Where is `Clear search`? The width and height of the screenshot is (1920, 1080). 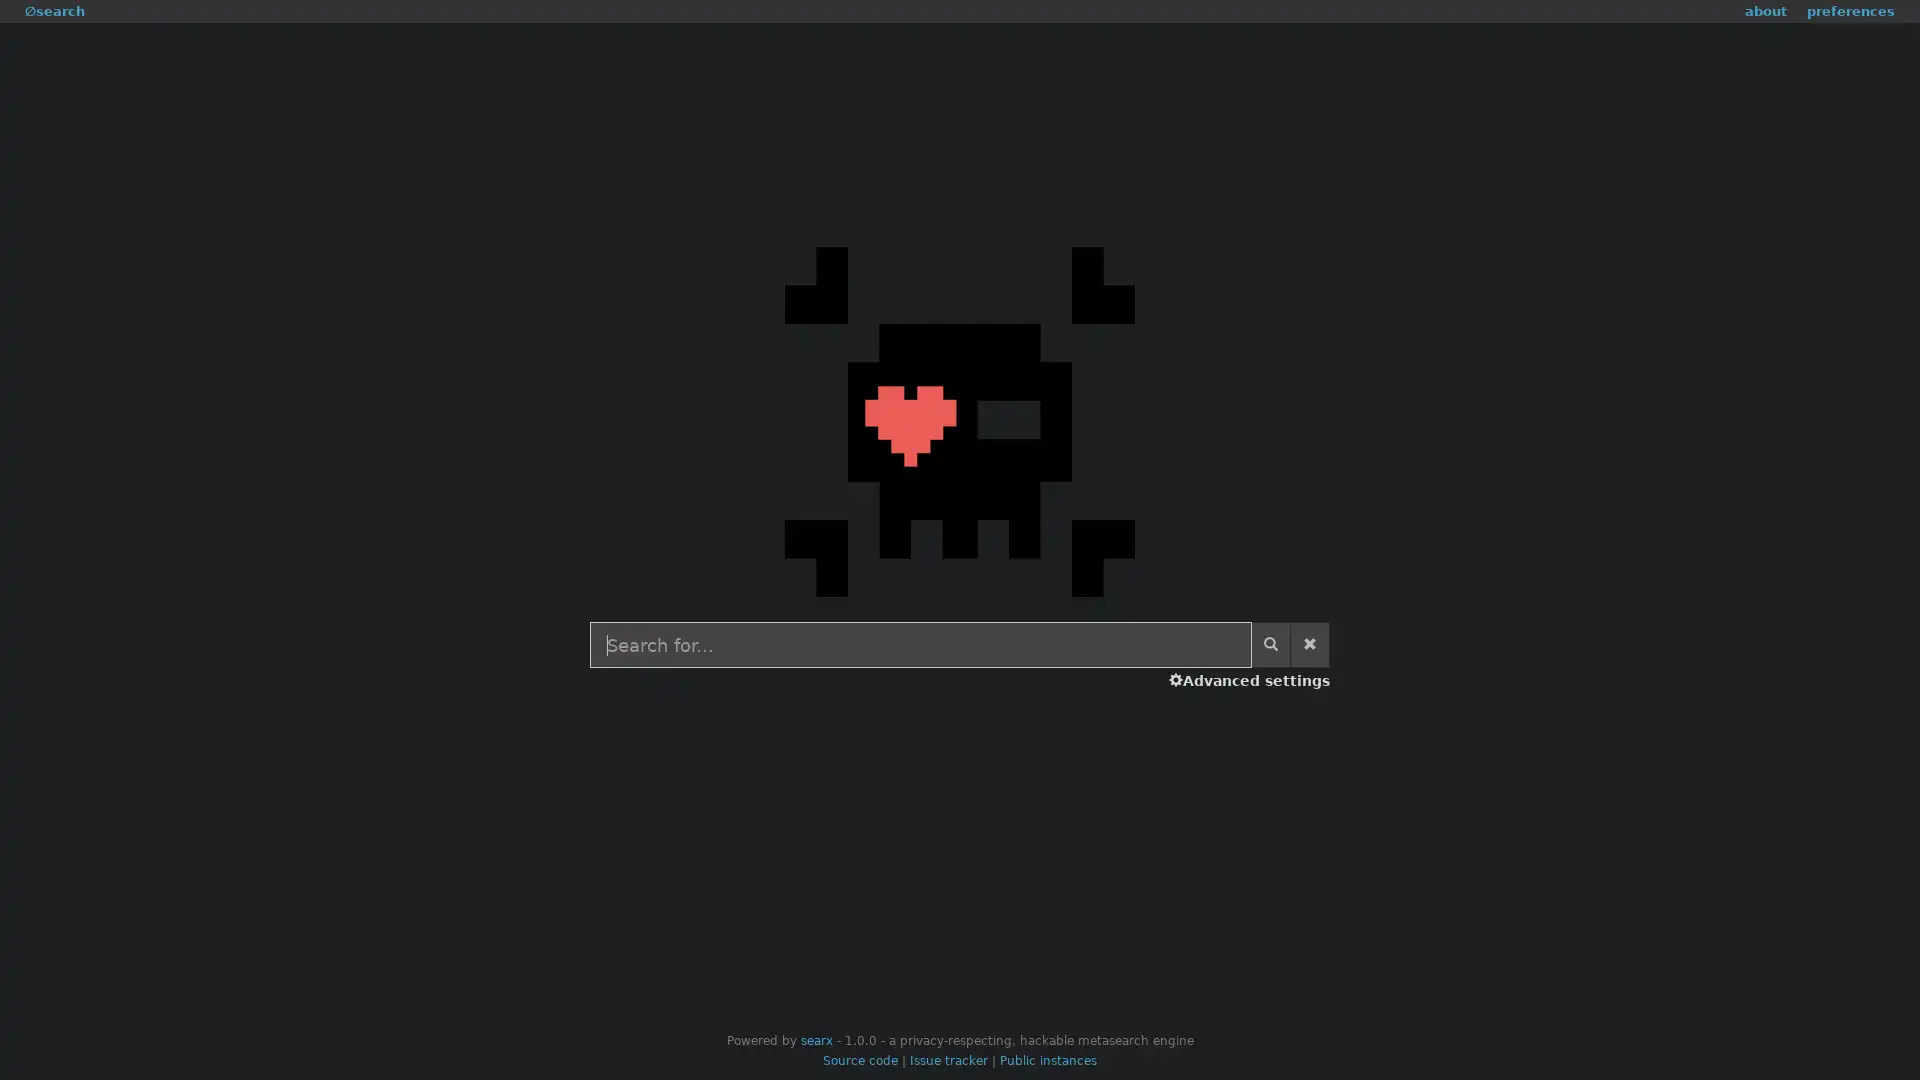
Clear search is located at coordinates (1310, 644).